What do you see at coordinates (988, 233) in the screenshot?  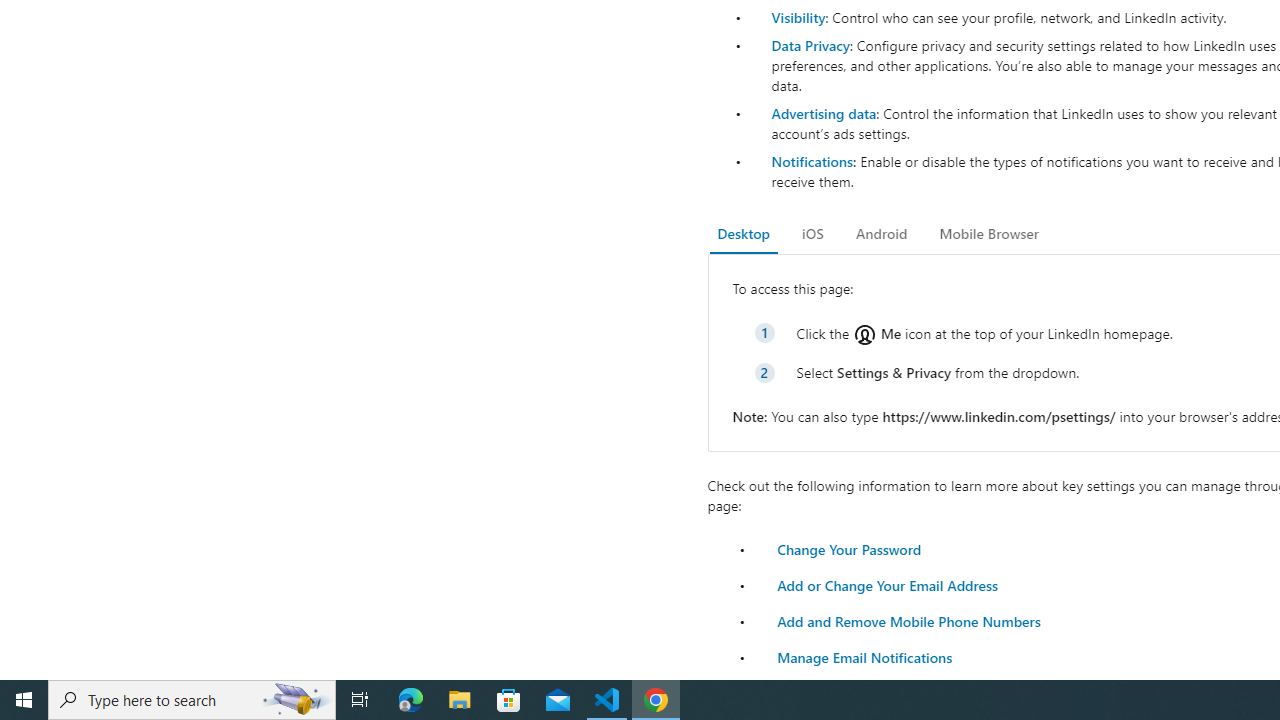 I see `'Mobile Browser'` at bounding box center [988, 233].